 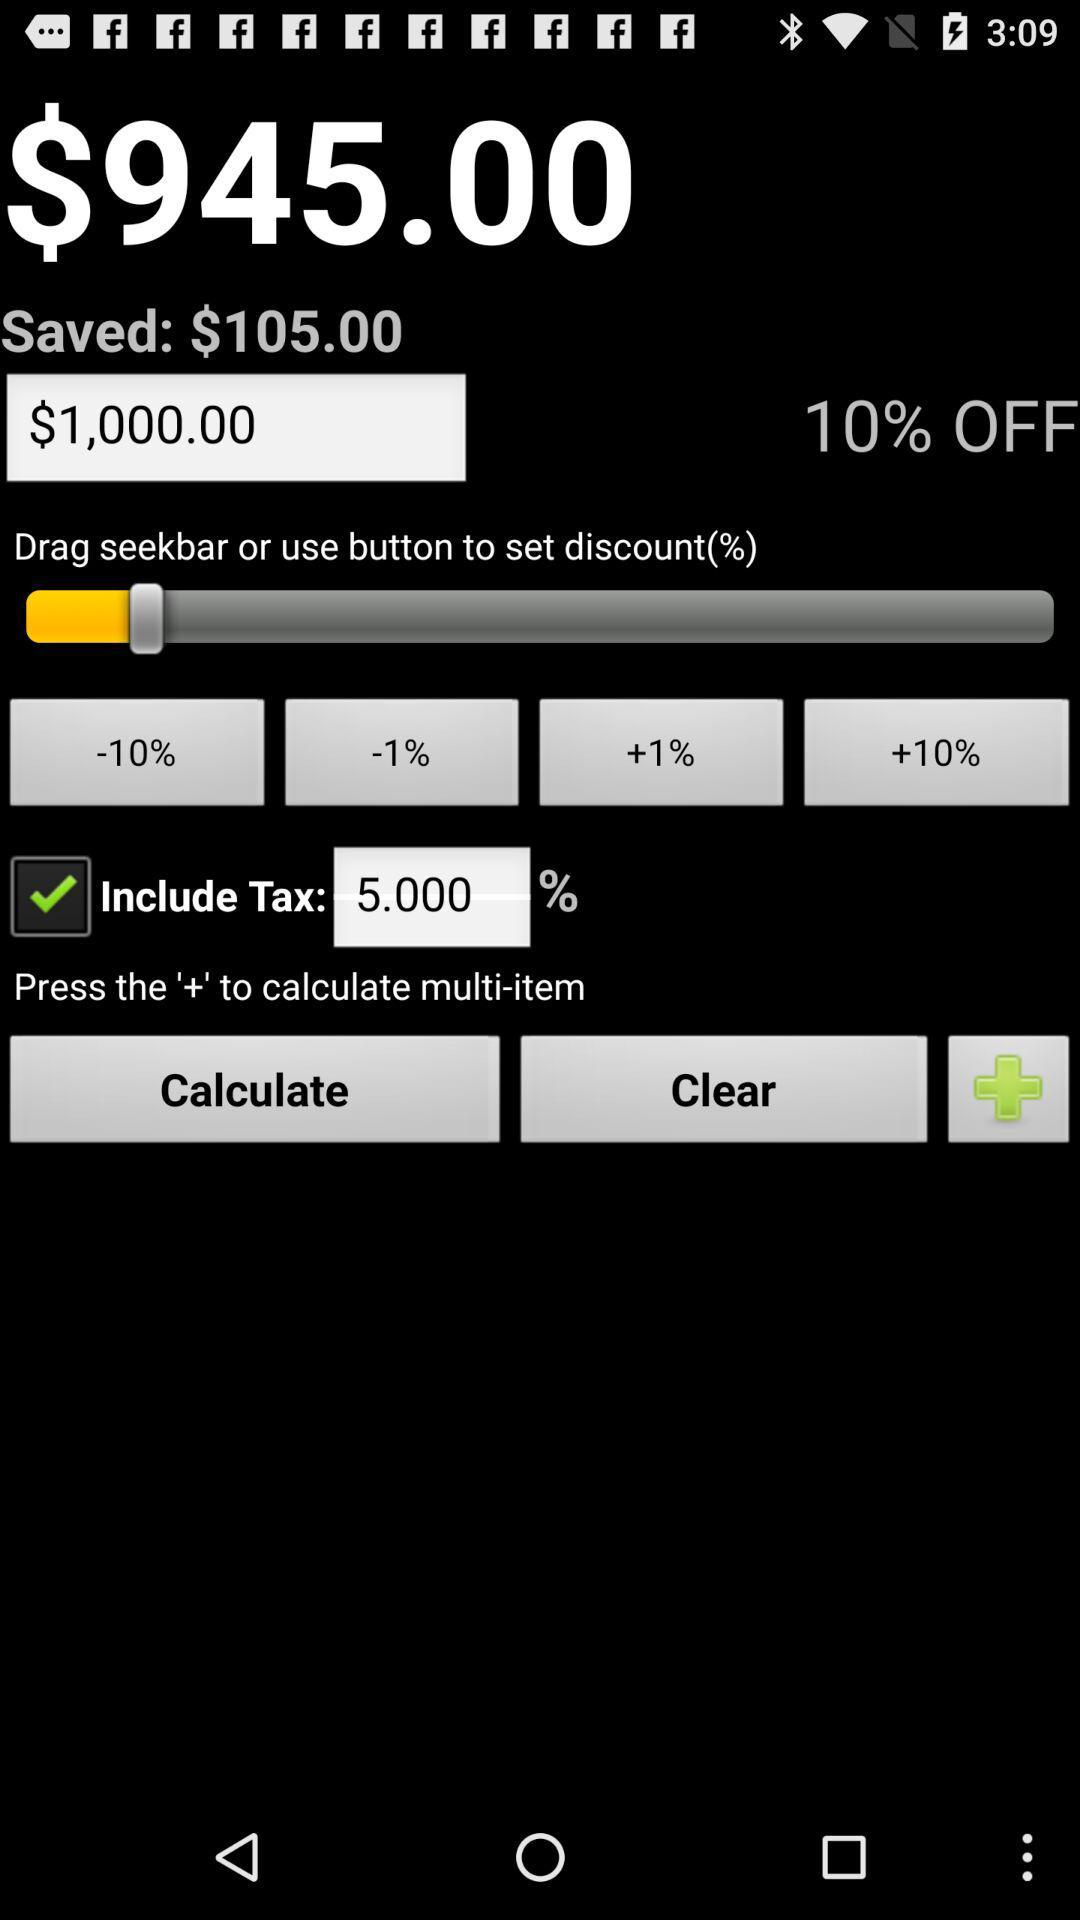 I want to click on the icon to the left of the   10% off app, so click(x=235, y=431).